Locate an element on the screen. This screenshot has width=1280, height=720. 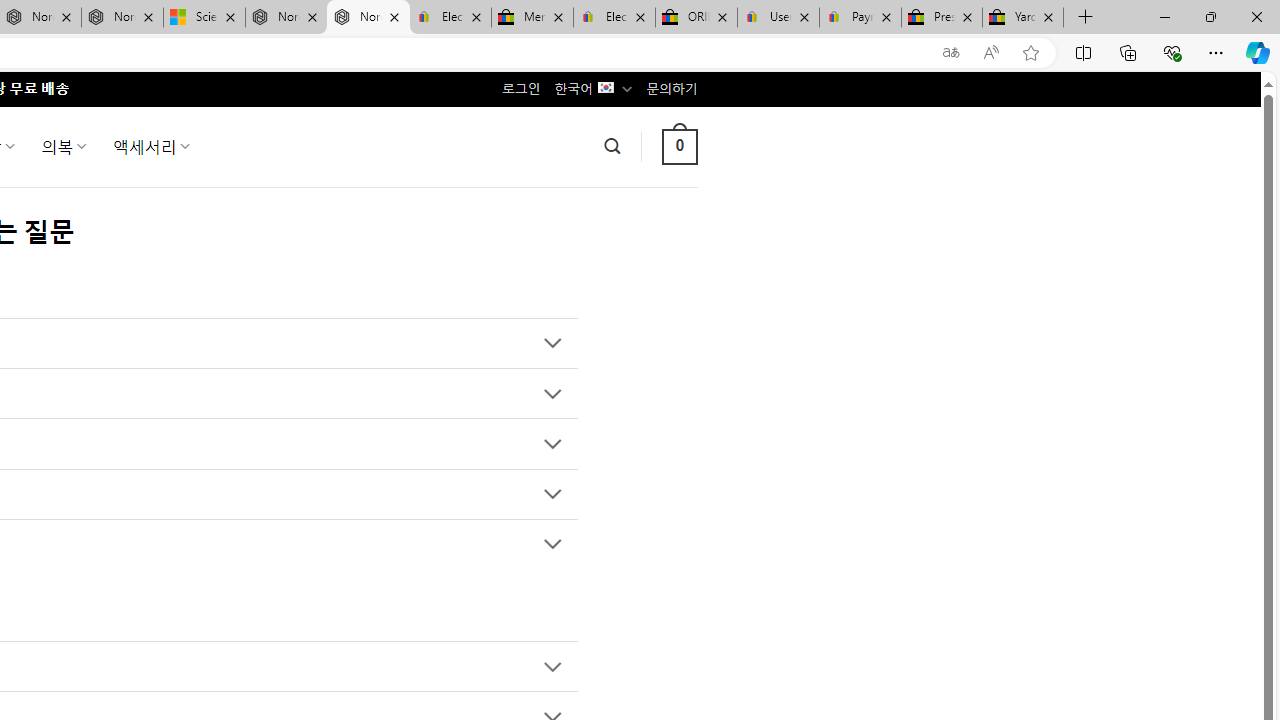
'  0  ' is located at coordinates (679, 145).